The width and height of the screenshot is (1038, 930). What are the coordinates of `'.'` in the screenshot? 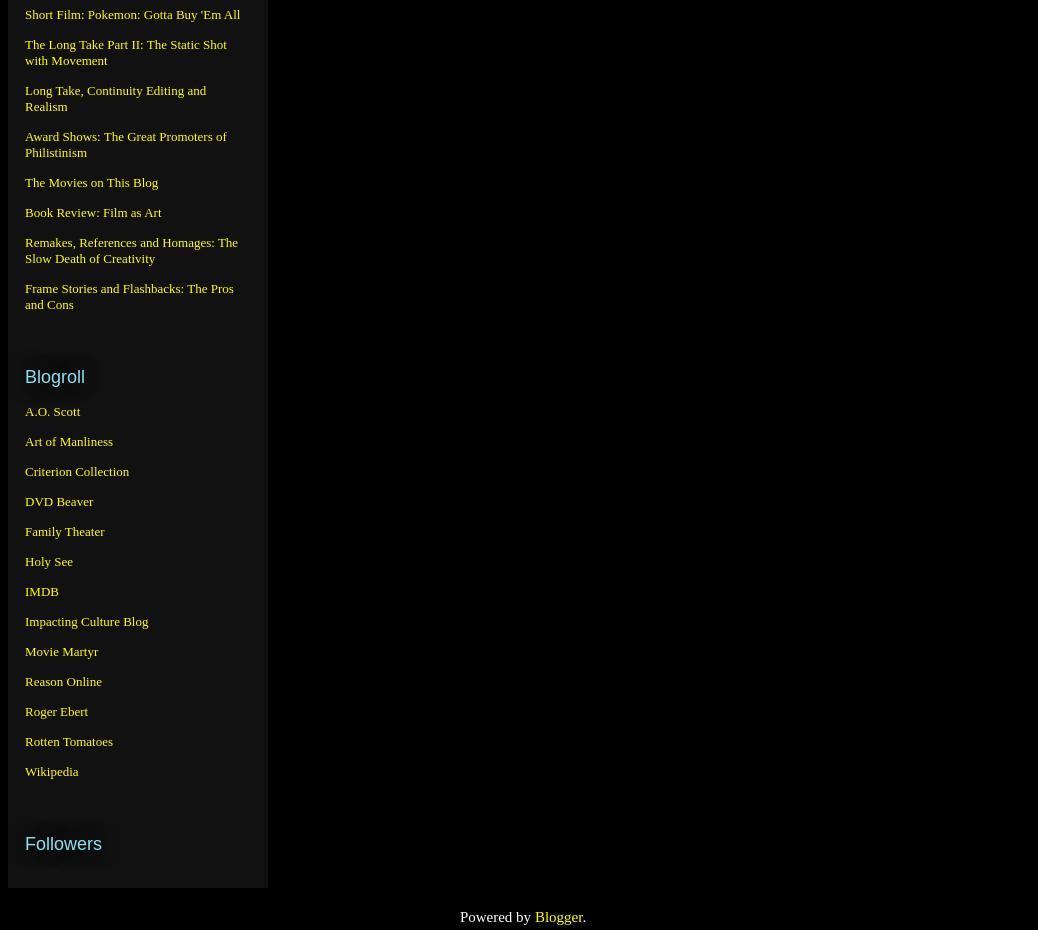 It's located at (581, 915).